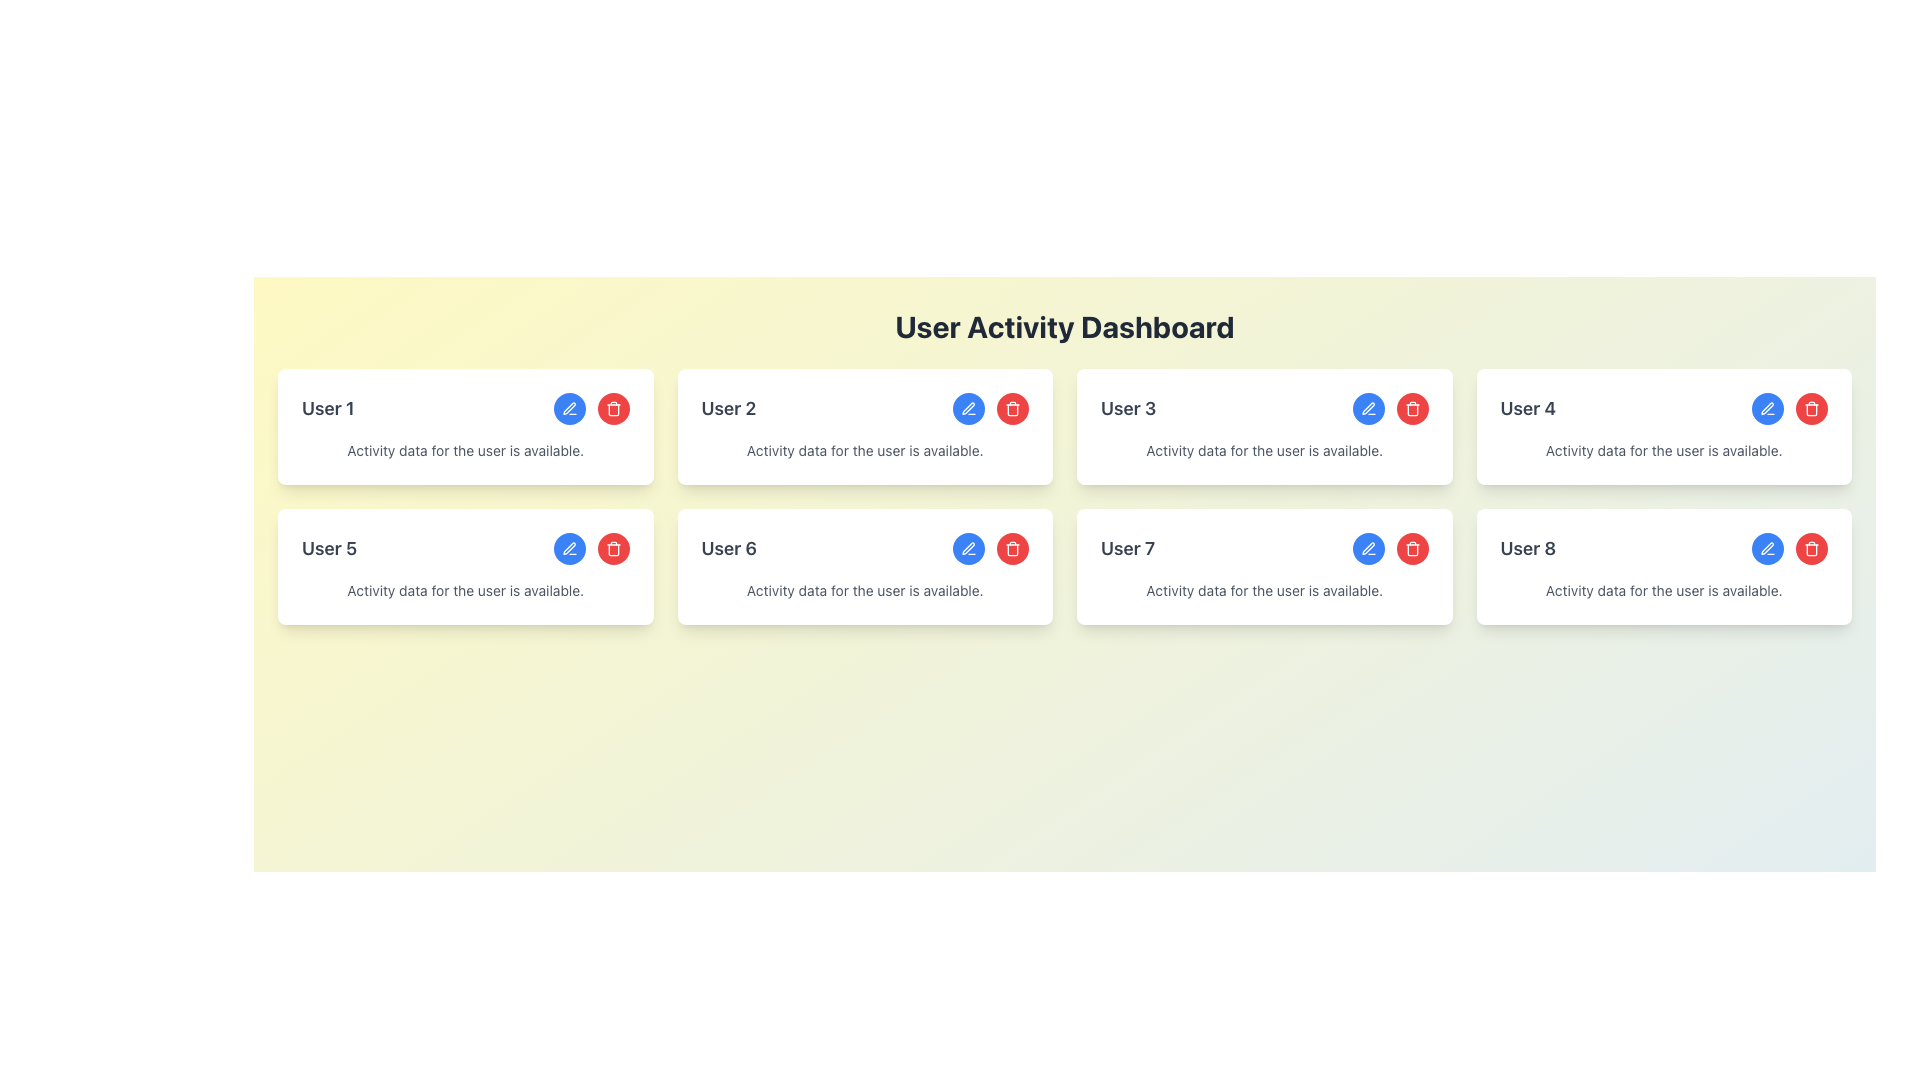 Image resolution: width=1920 pixels, height=1080 pixels. Describe the element at coordinates (1411, 409) in the screenshot. I see `the delete action icon in the top right corner of the fourth user card in the first row` at that location.